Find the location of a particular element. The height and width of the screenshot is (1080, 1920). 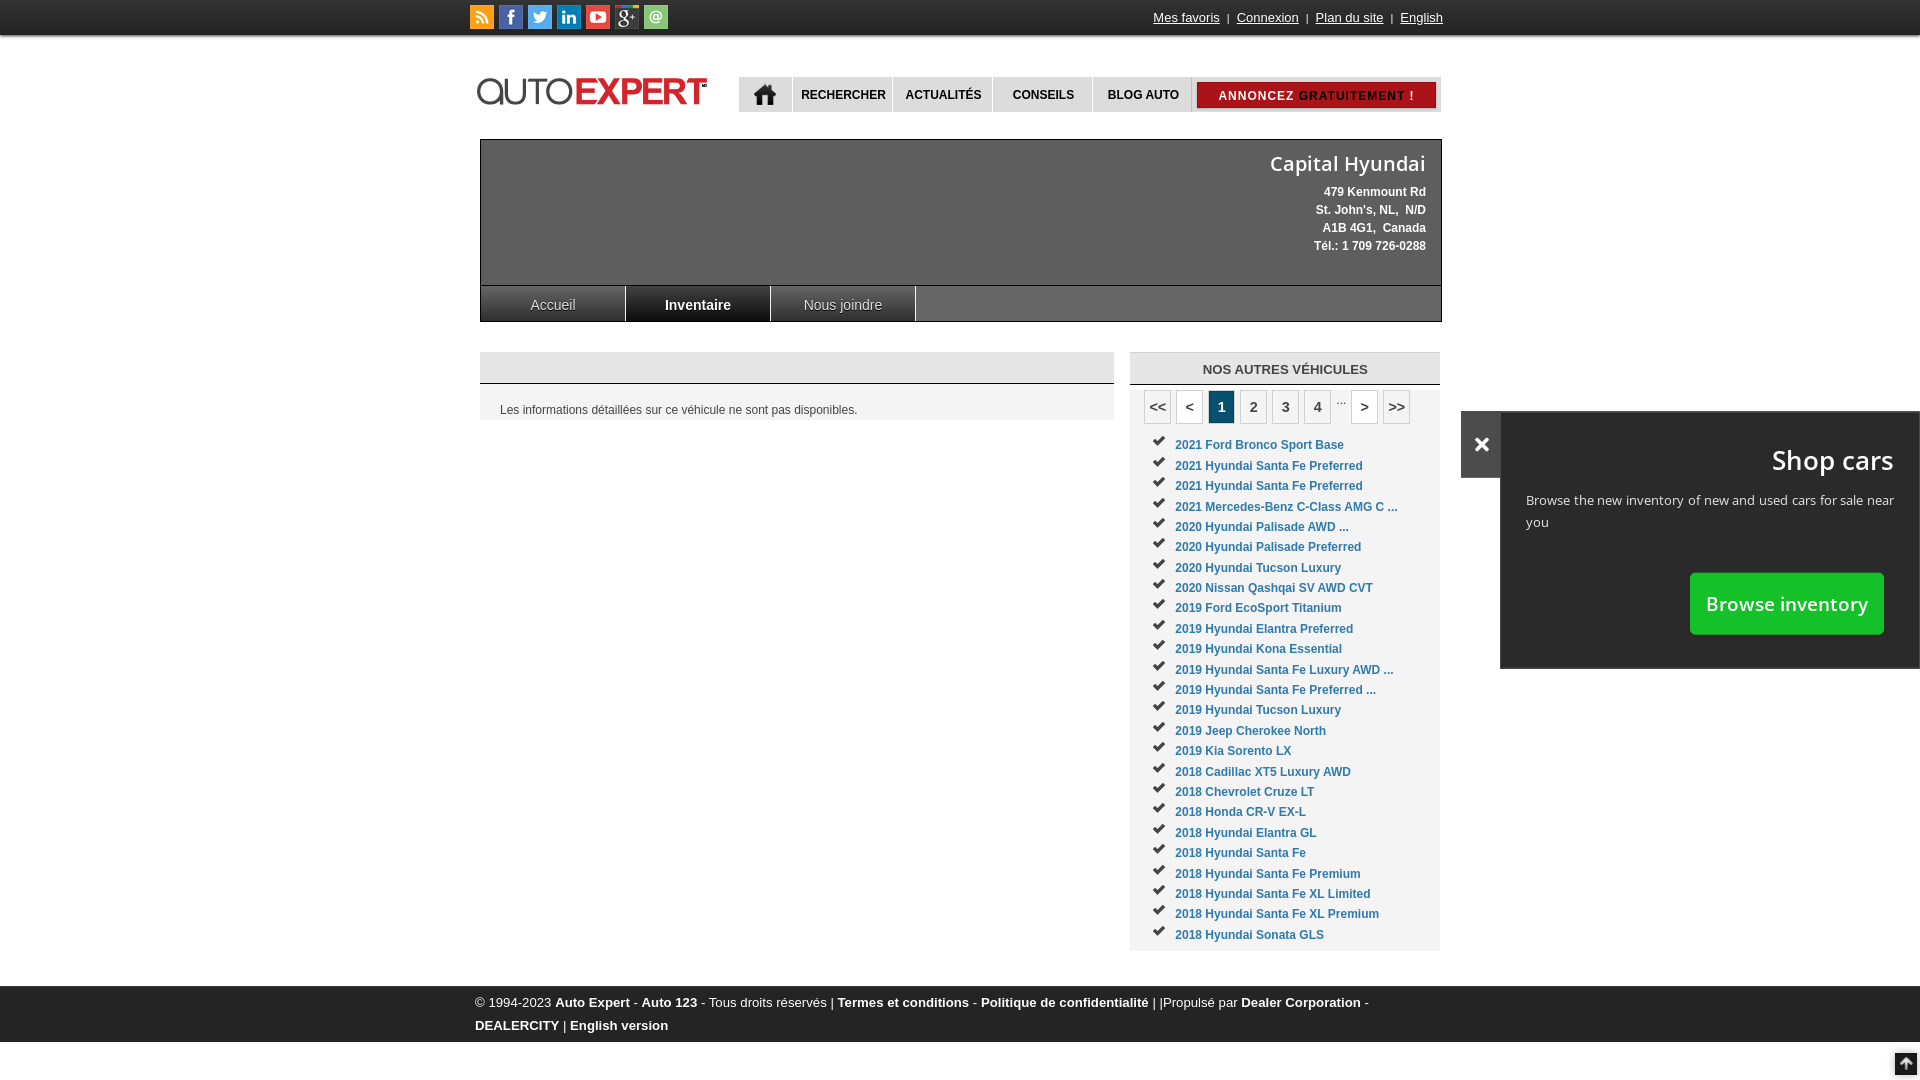

'2018 Honda CR-V EX-L' is located at coordinates (1239, 812).